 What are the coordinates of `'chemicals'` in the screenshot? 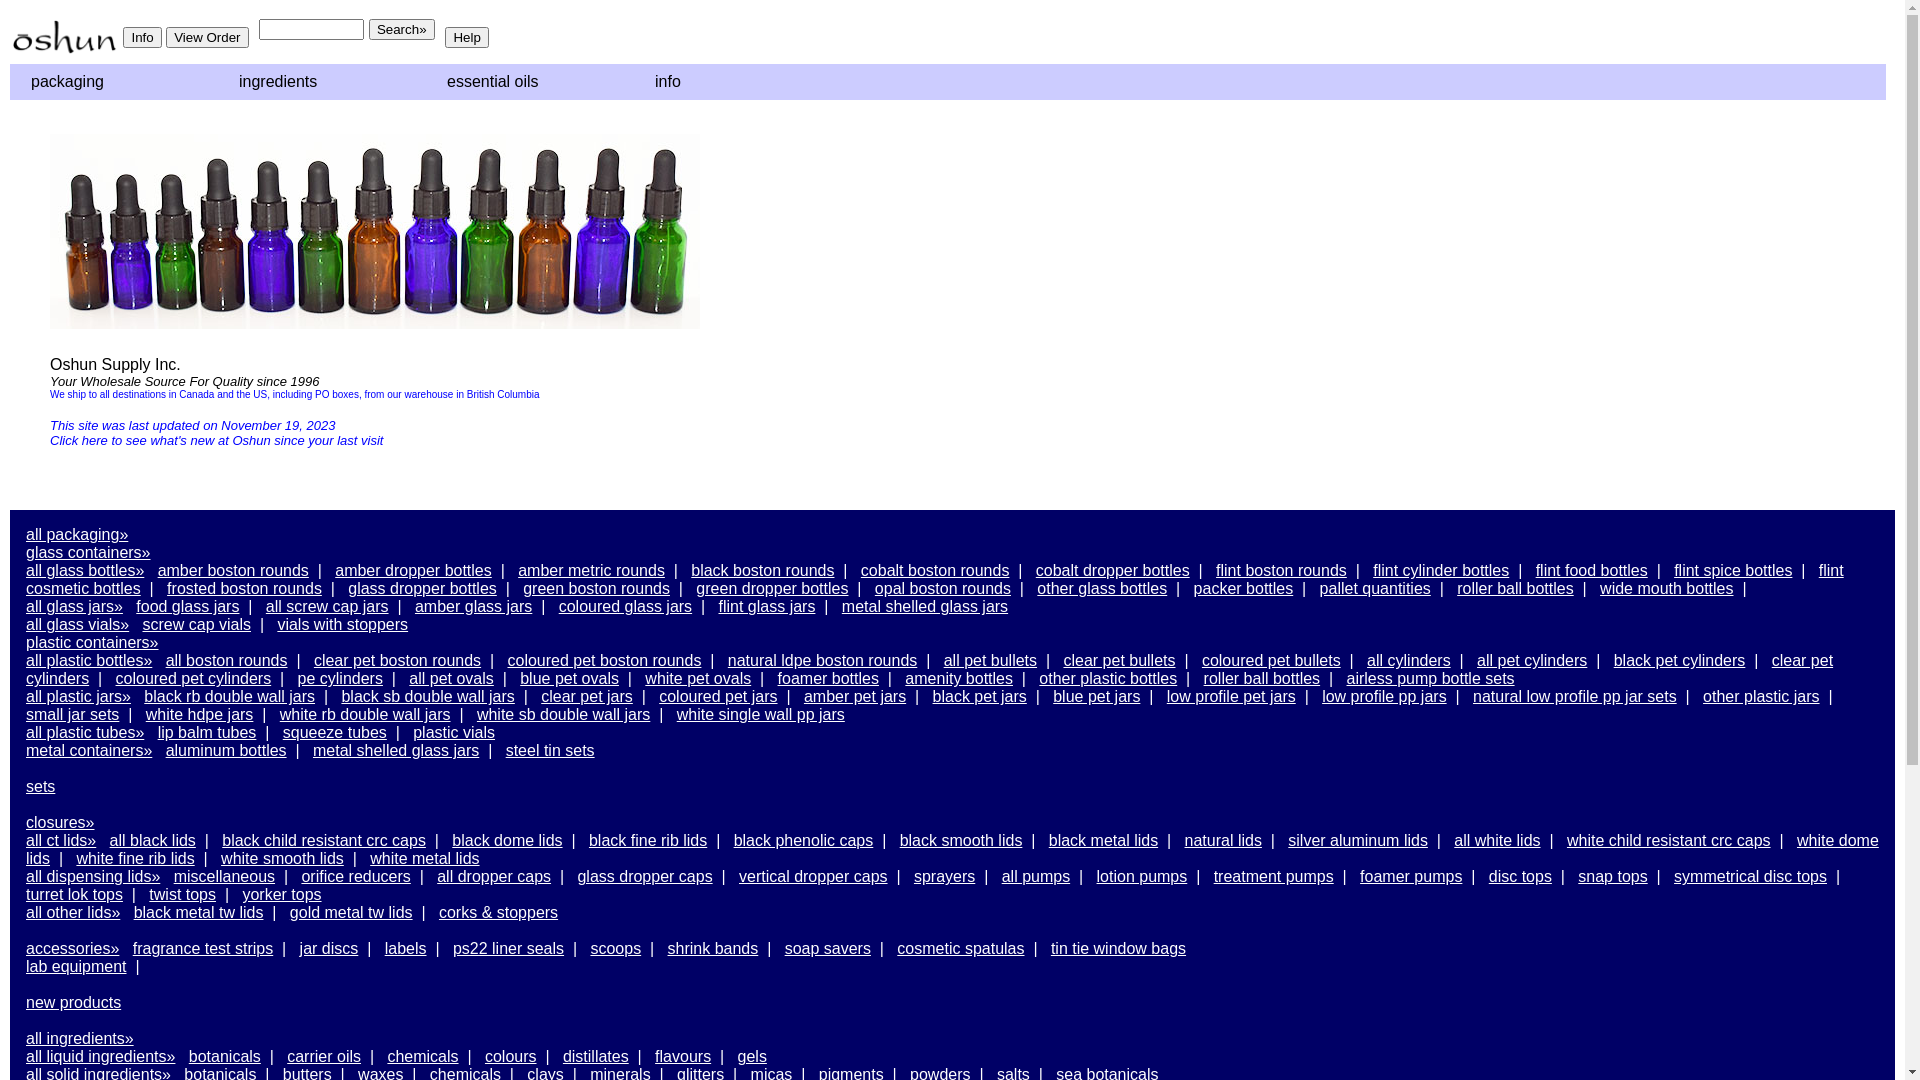 It's located at (421, 1055).